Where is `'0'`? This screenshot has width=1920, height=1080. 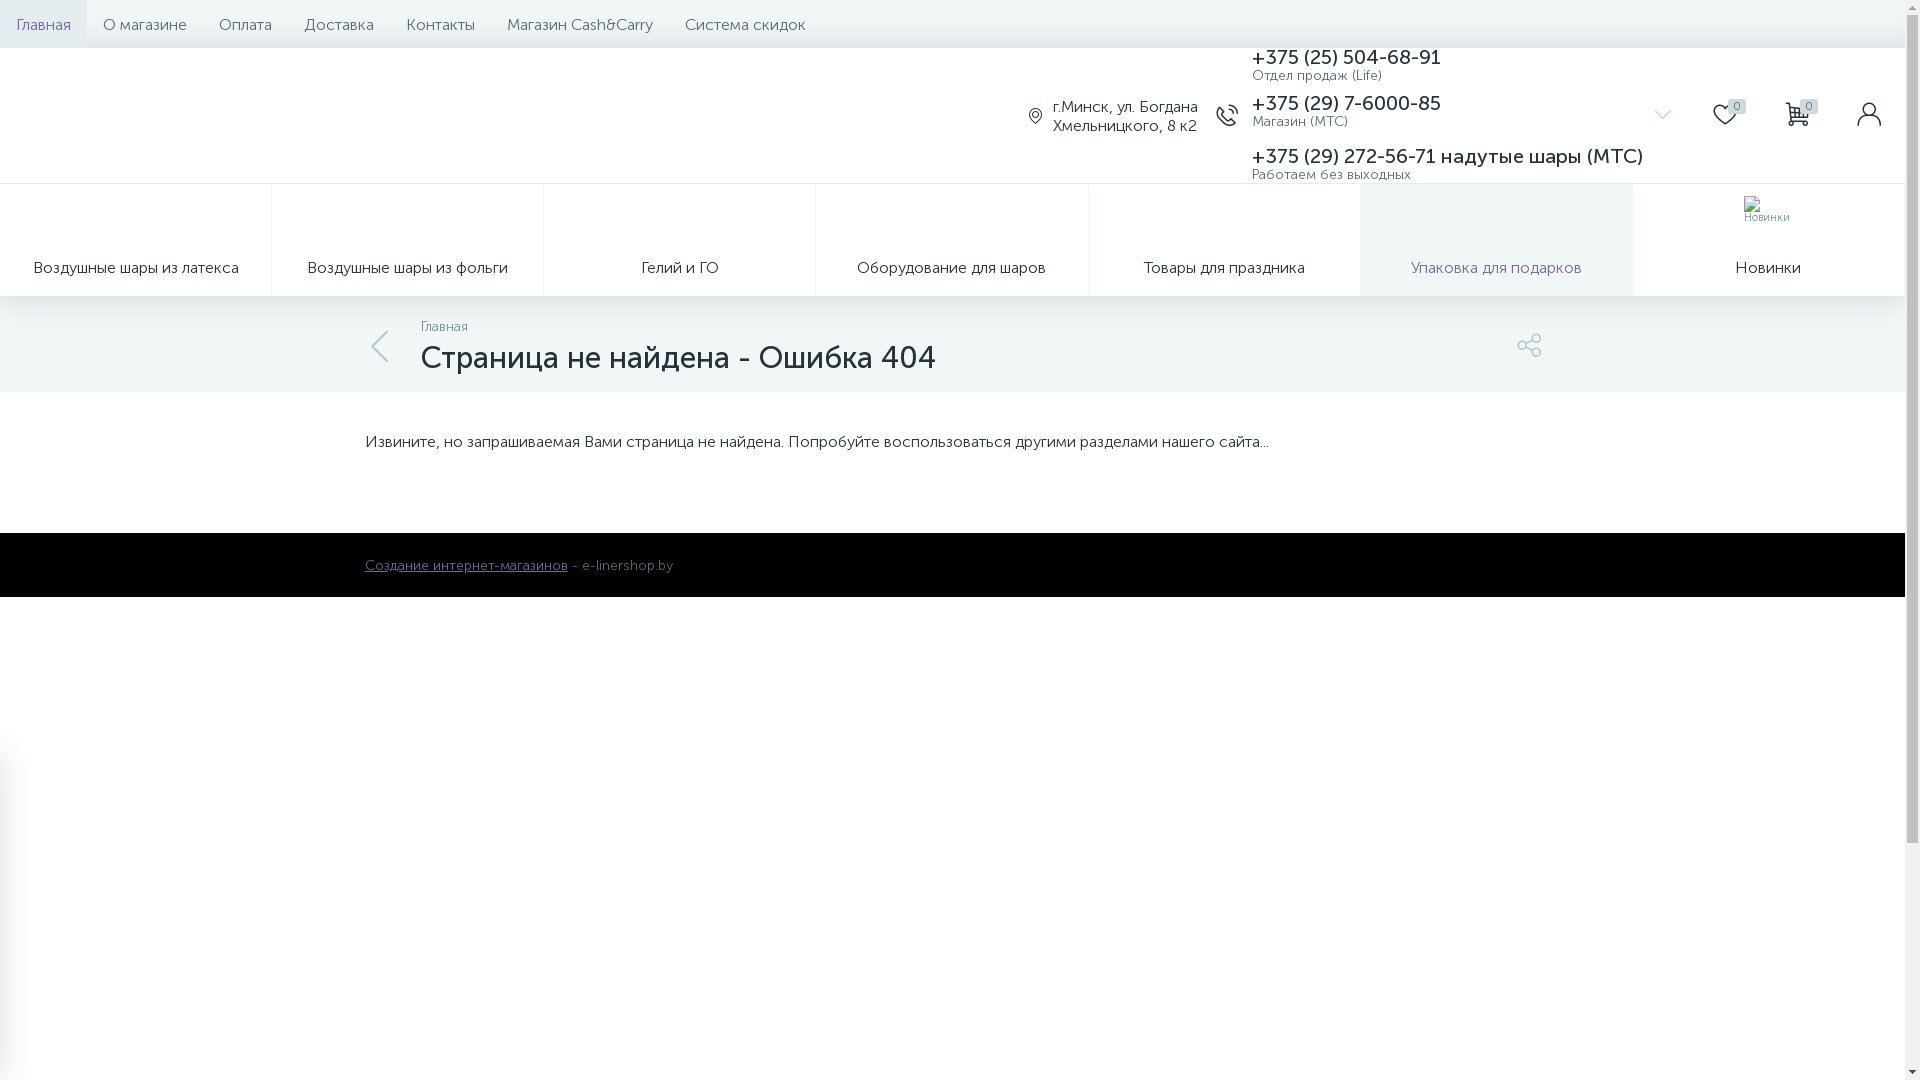 '0' is located at coordinates (1761, 115).